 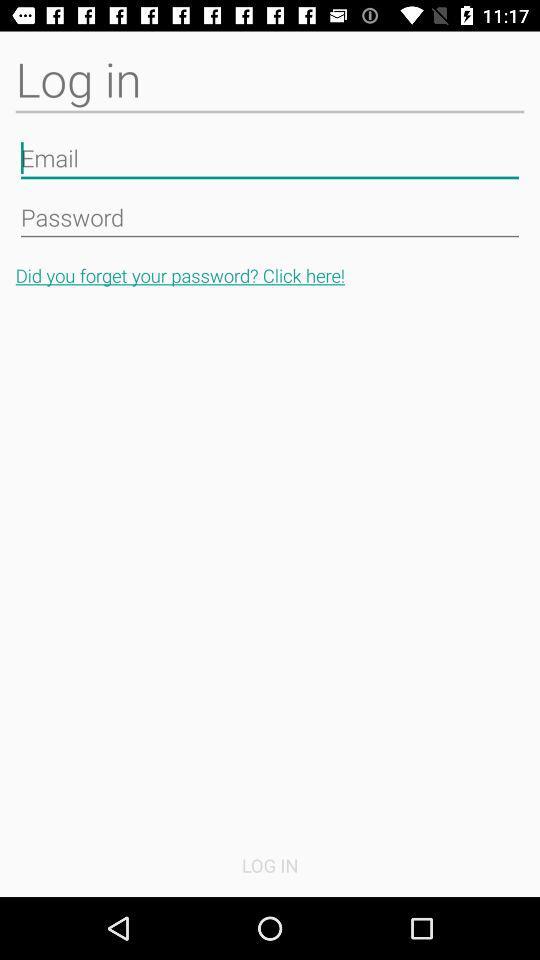 I want to click on the did you forget, so click(x=270, y=274).